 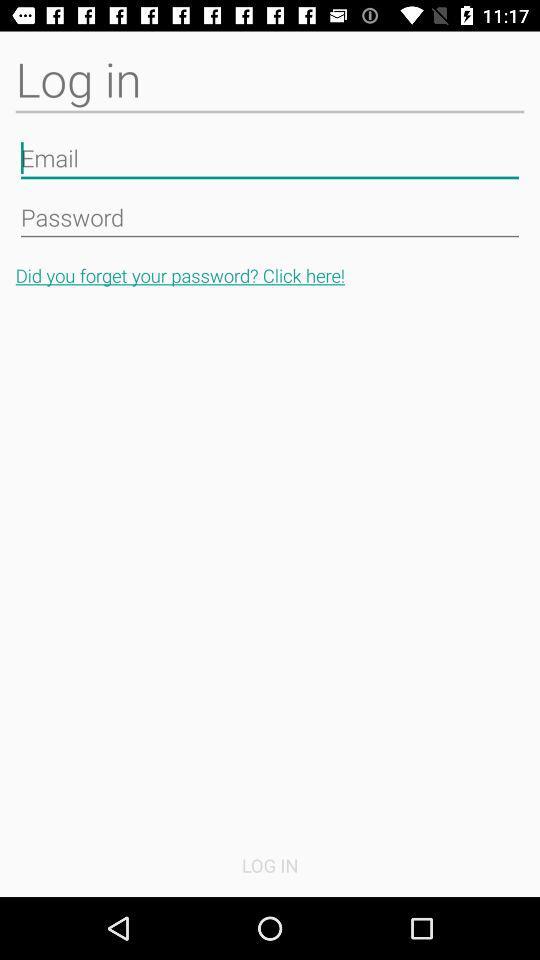 I want to click on the did you forget, so click(x=270, y=274).